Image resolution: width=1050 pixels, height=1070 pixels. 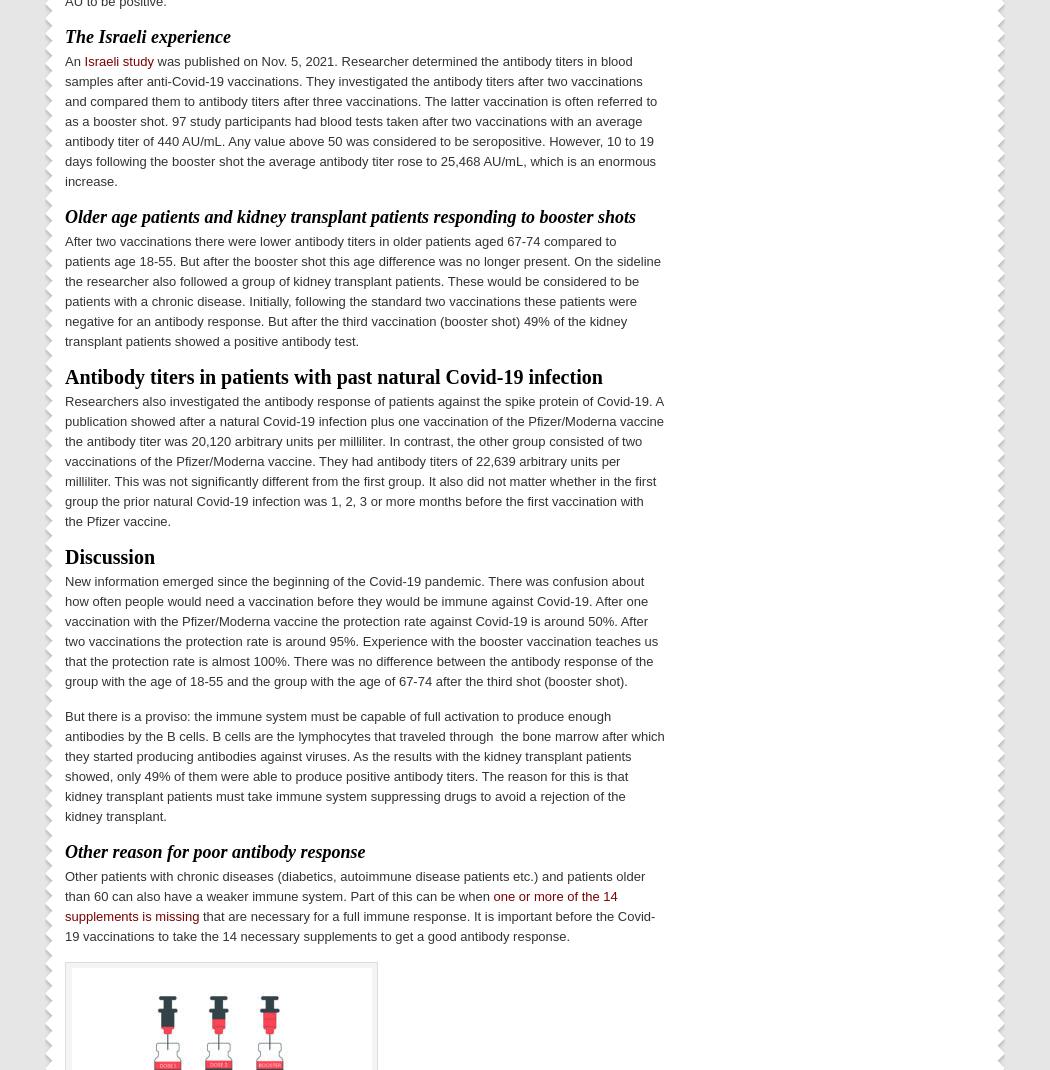 What do you see at coordinates (361, 290) in the screenshot?
I see `'After two vaccinations there were lower antibody titers in older patients aged 67-74 compared to patients age 18-55. But after the booster shot this age difference was no longer present. On the sideline the researcher also followed a group of kidney transplant patients. These would be considered to be patients with a chronic disease. Initially, following the standard two vaccinations these patients were negative for an antibody response. But after the third vaccination (booster shot) 49% of the kidney transplant patients showed a positive antibody test.'` at bounding box center [361, 290].